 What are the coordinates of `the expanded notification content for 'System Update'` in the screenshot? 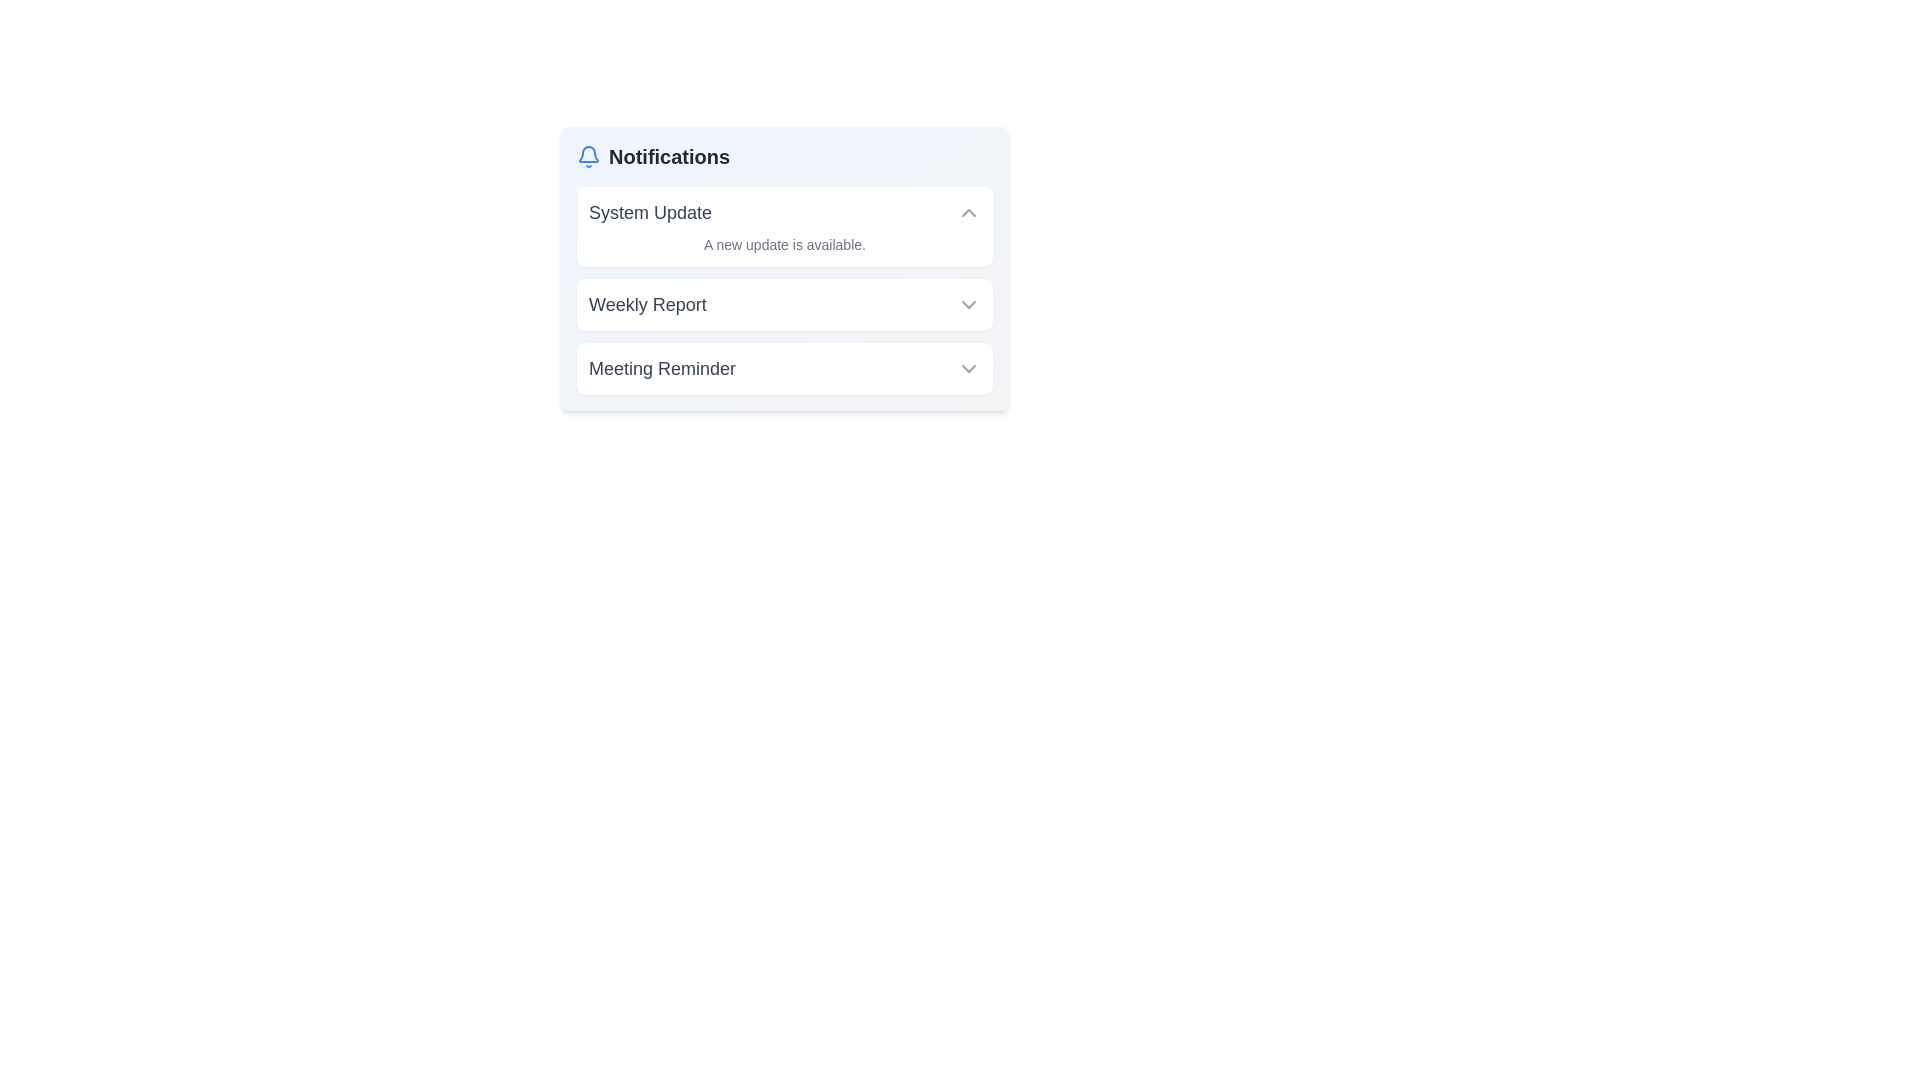 It's located at (784, 226).